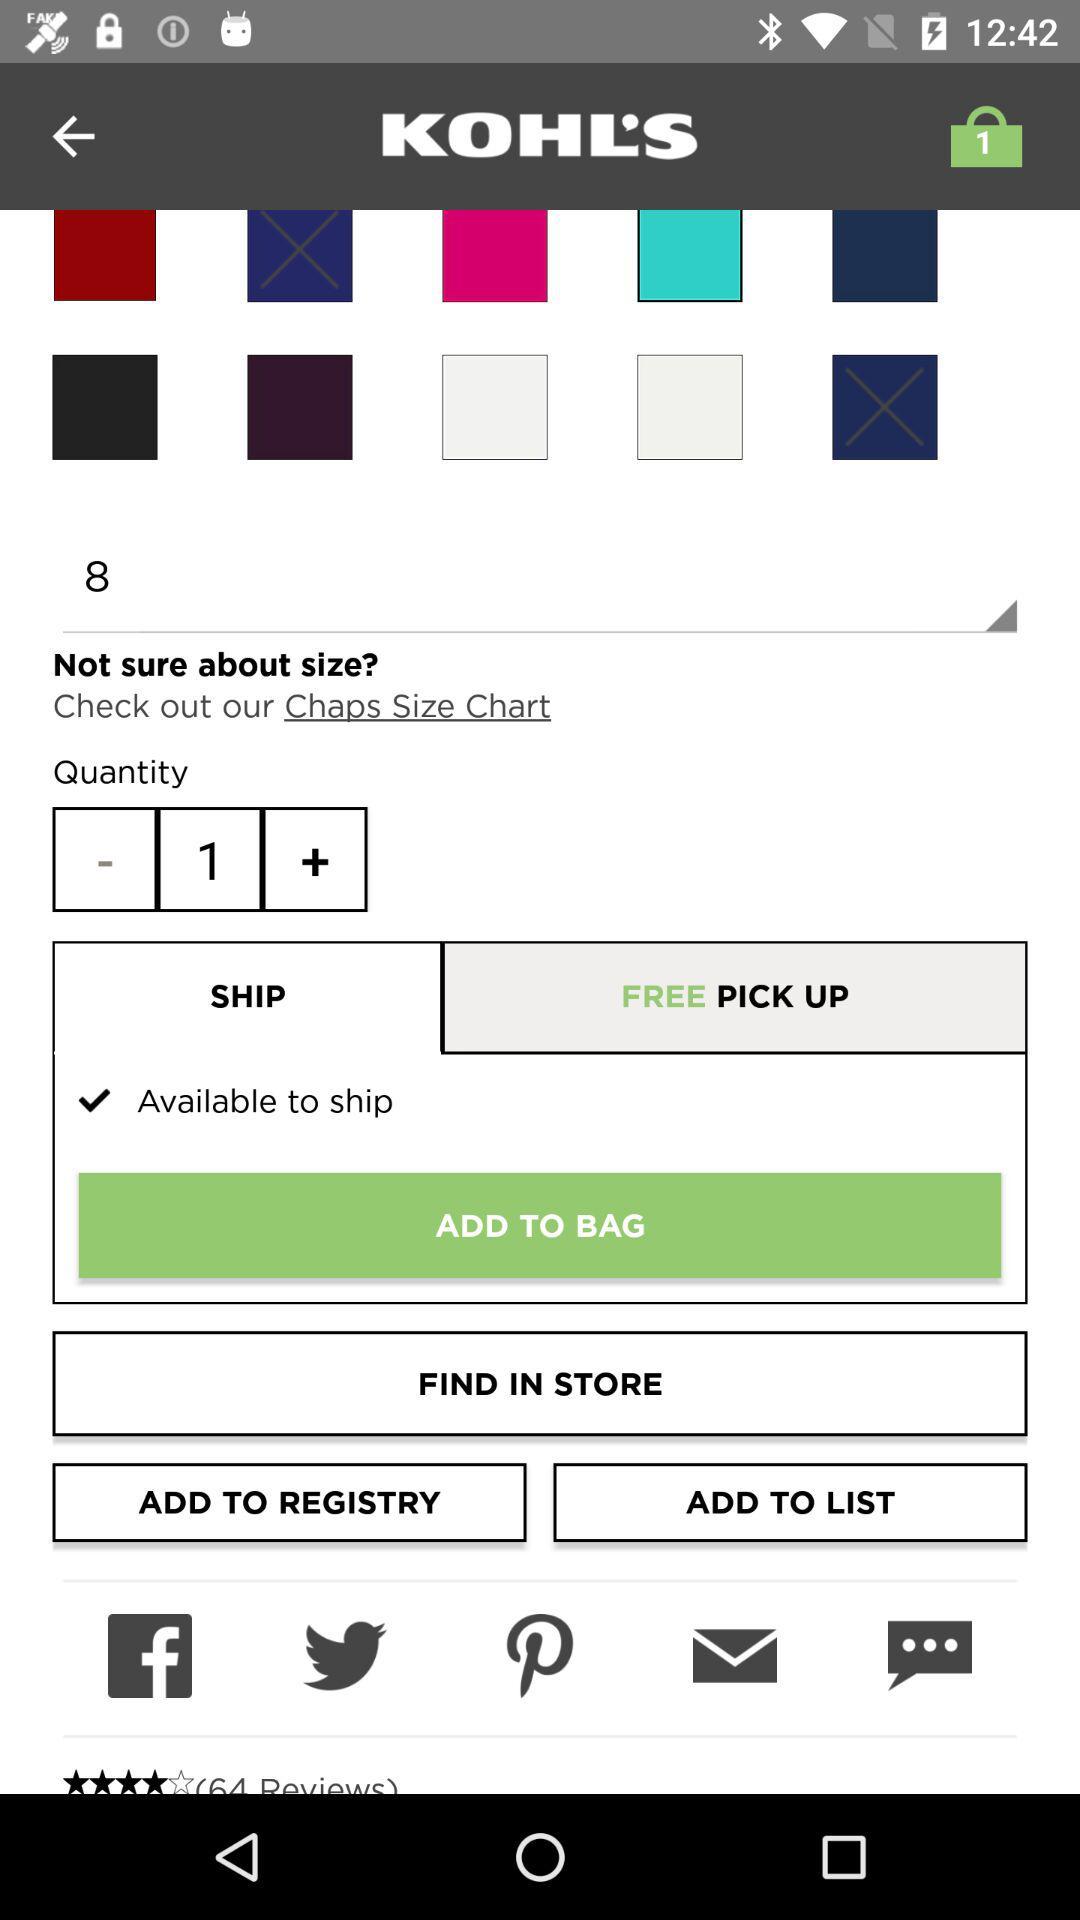  I want to click on color selection button, so click(494, 406).